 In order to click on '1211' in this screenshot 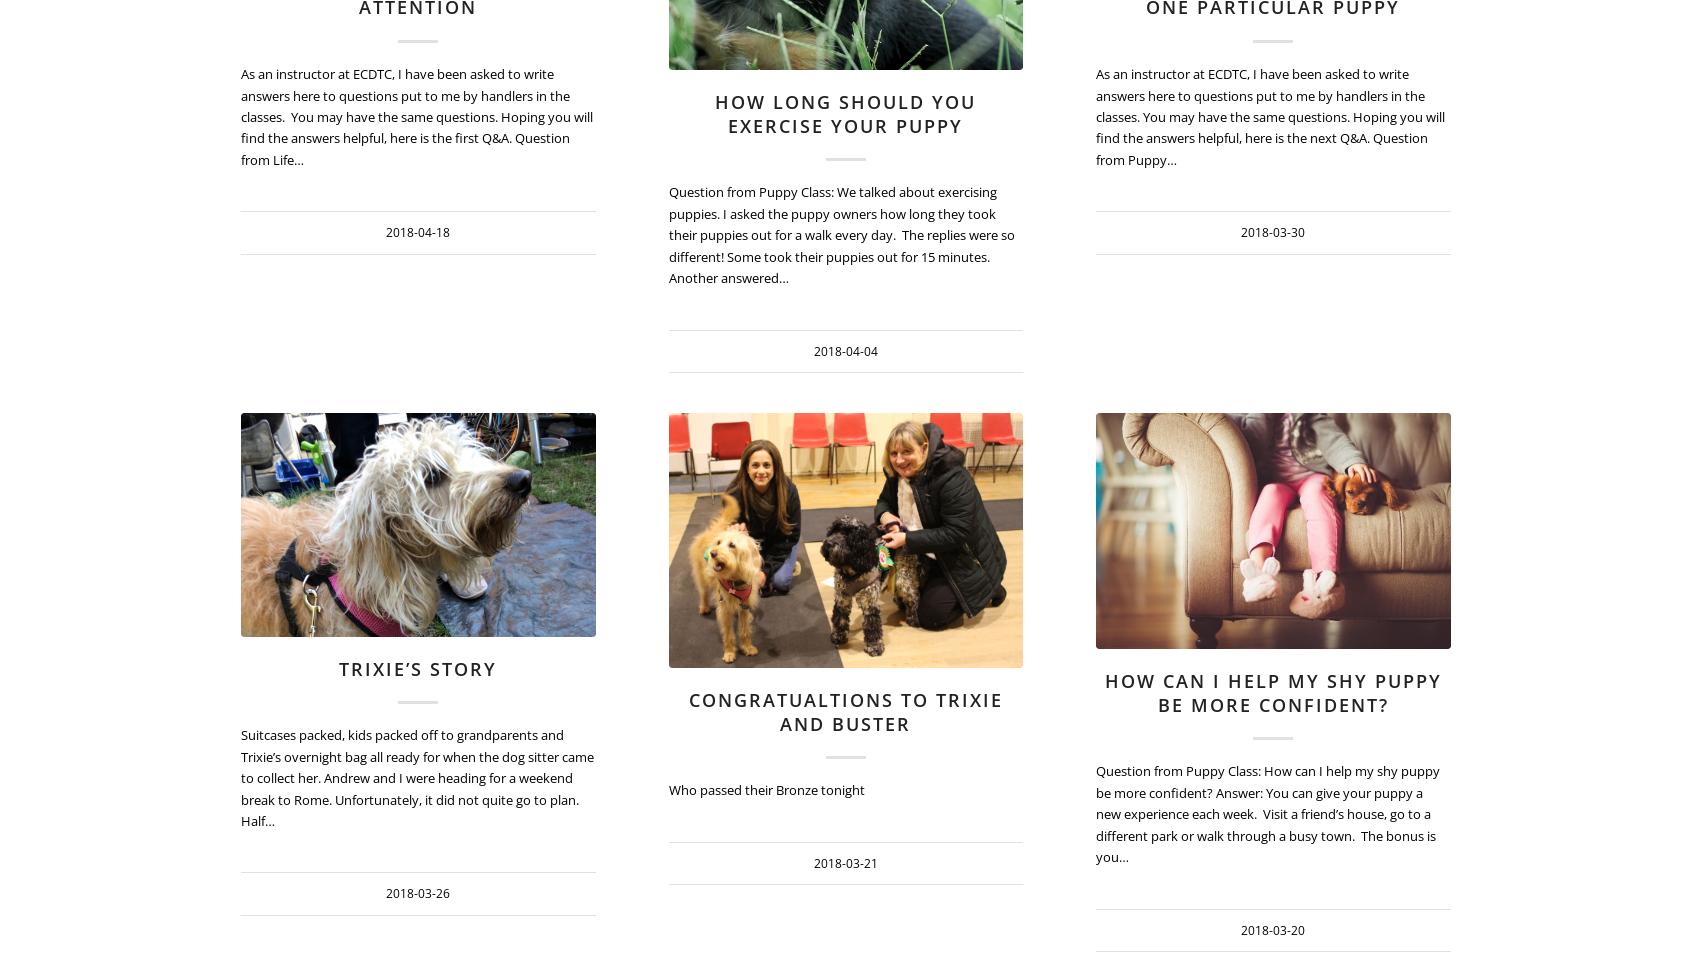, I will do `click(594, 465)`.